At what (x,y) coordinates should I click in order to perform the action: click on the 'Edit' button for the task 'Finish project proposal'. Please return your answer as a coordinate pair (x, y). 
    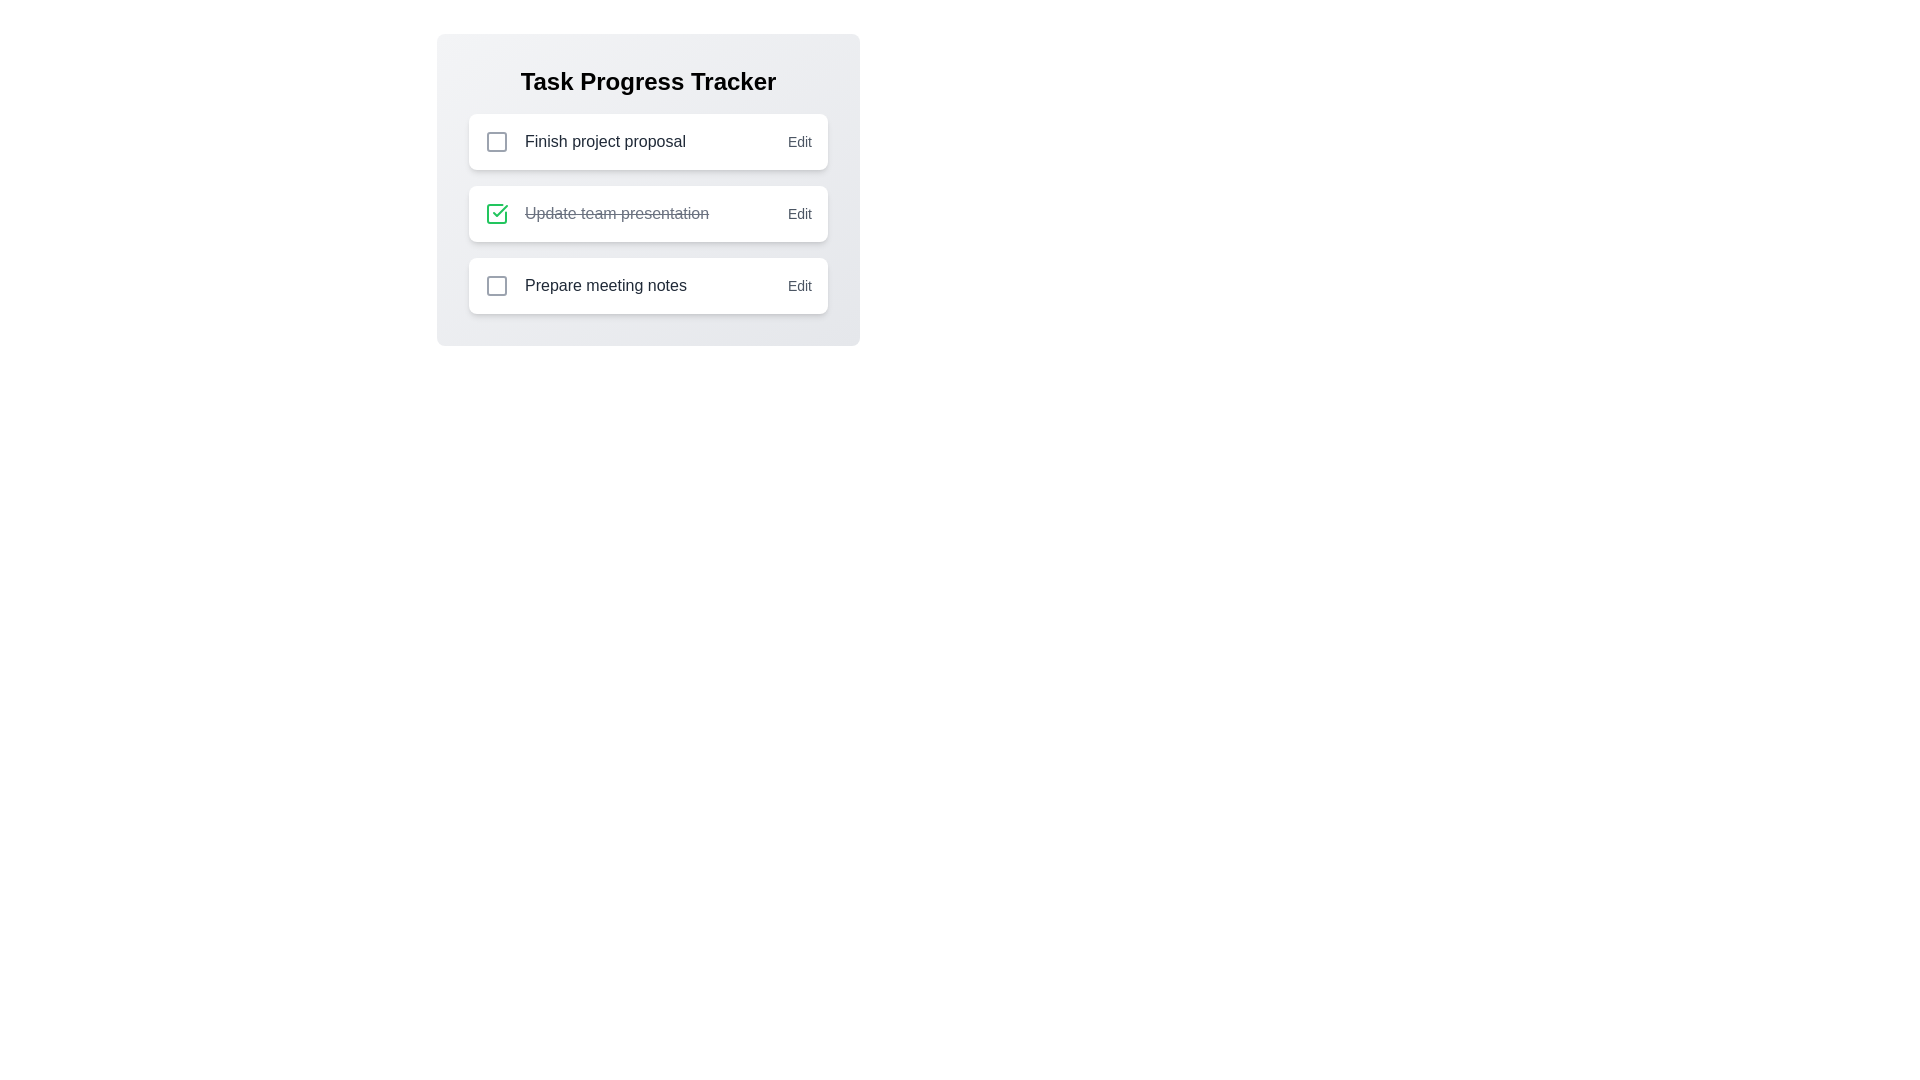
    Looking at the image, I should click on (798, 141).